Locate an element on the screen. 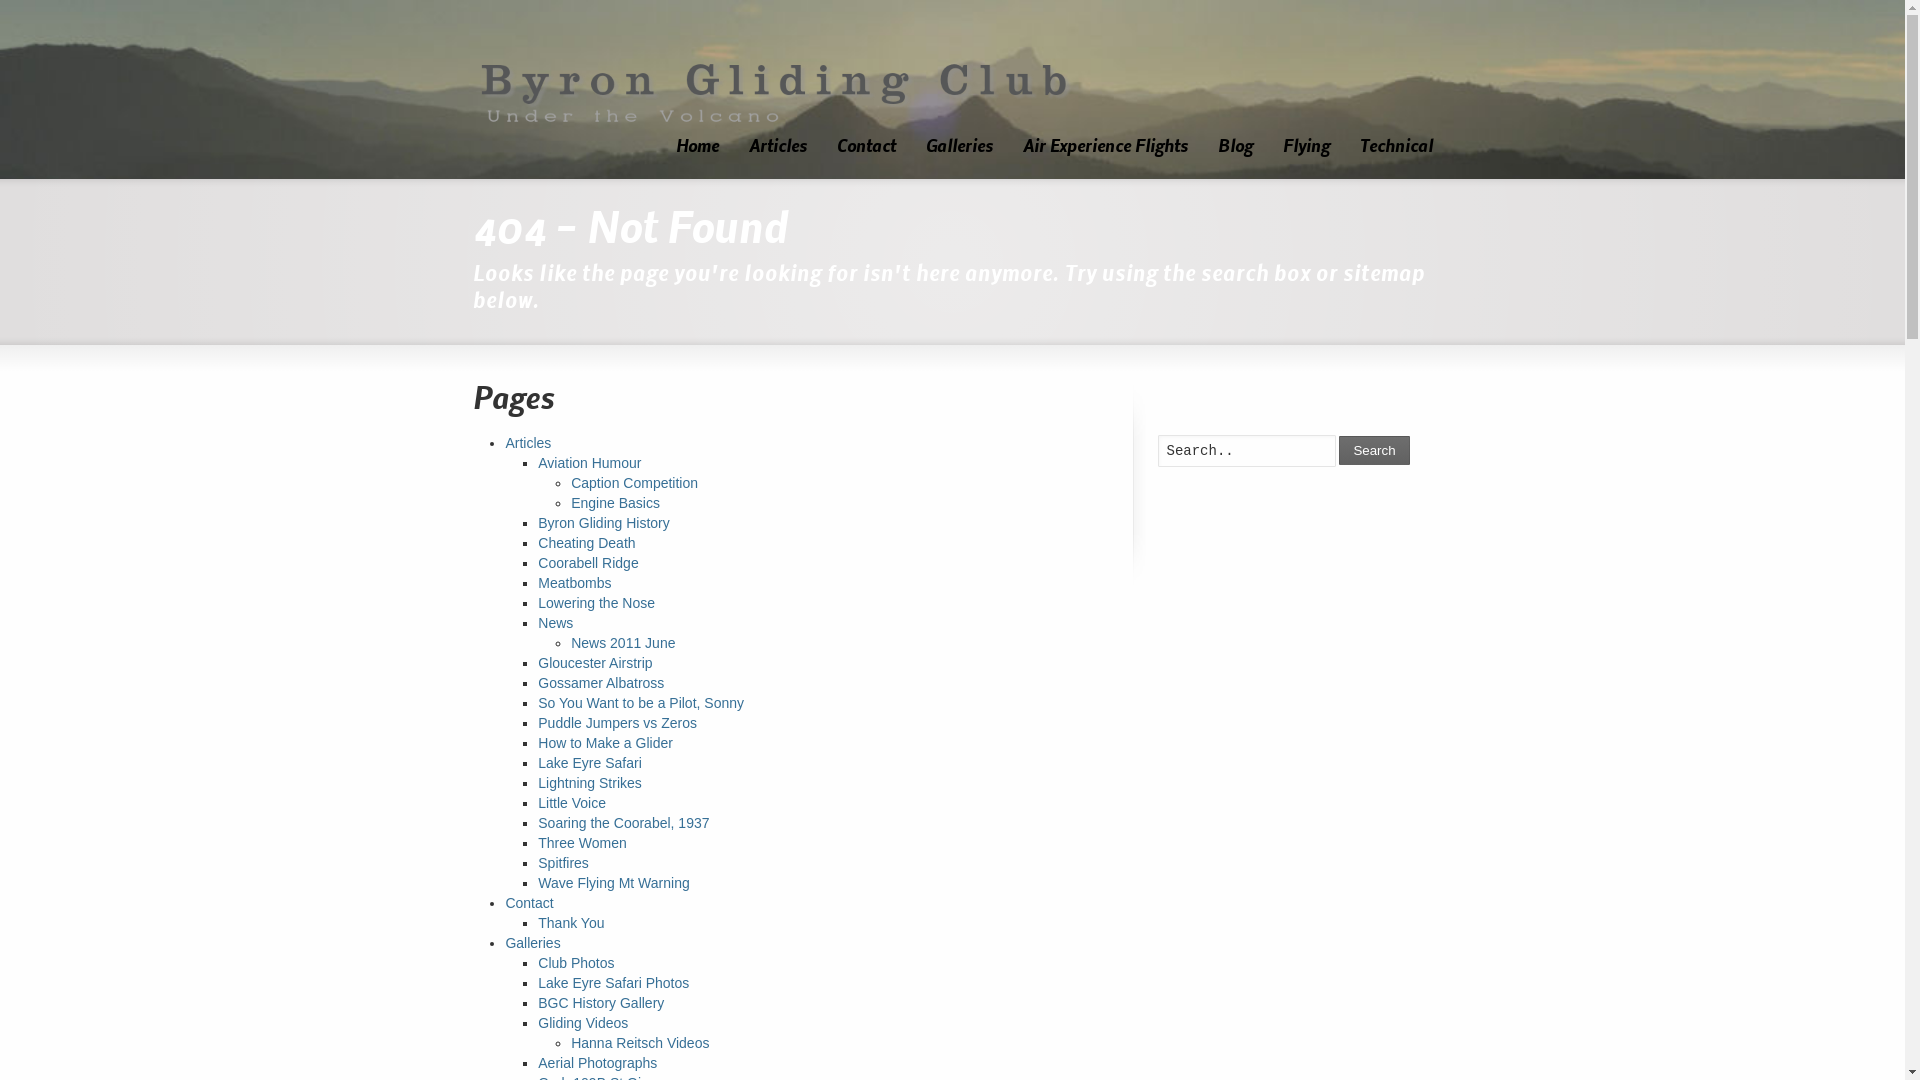  'Galleries' is located at coordinates (532, 942).